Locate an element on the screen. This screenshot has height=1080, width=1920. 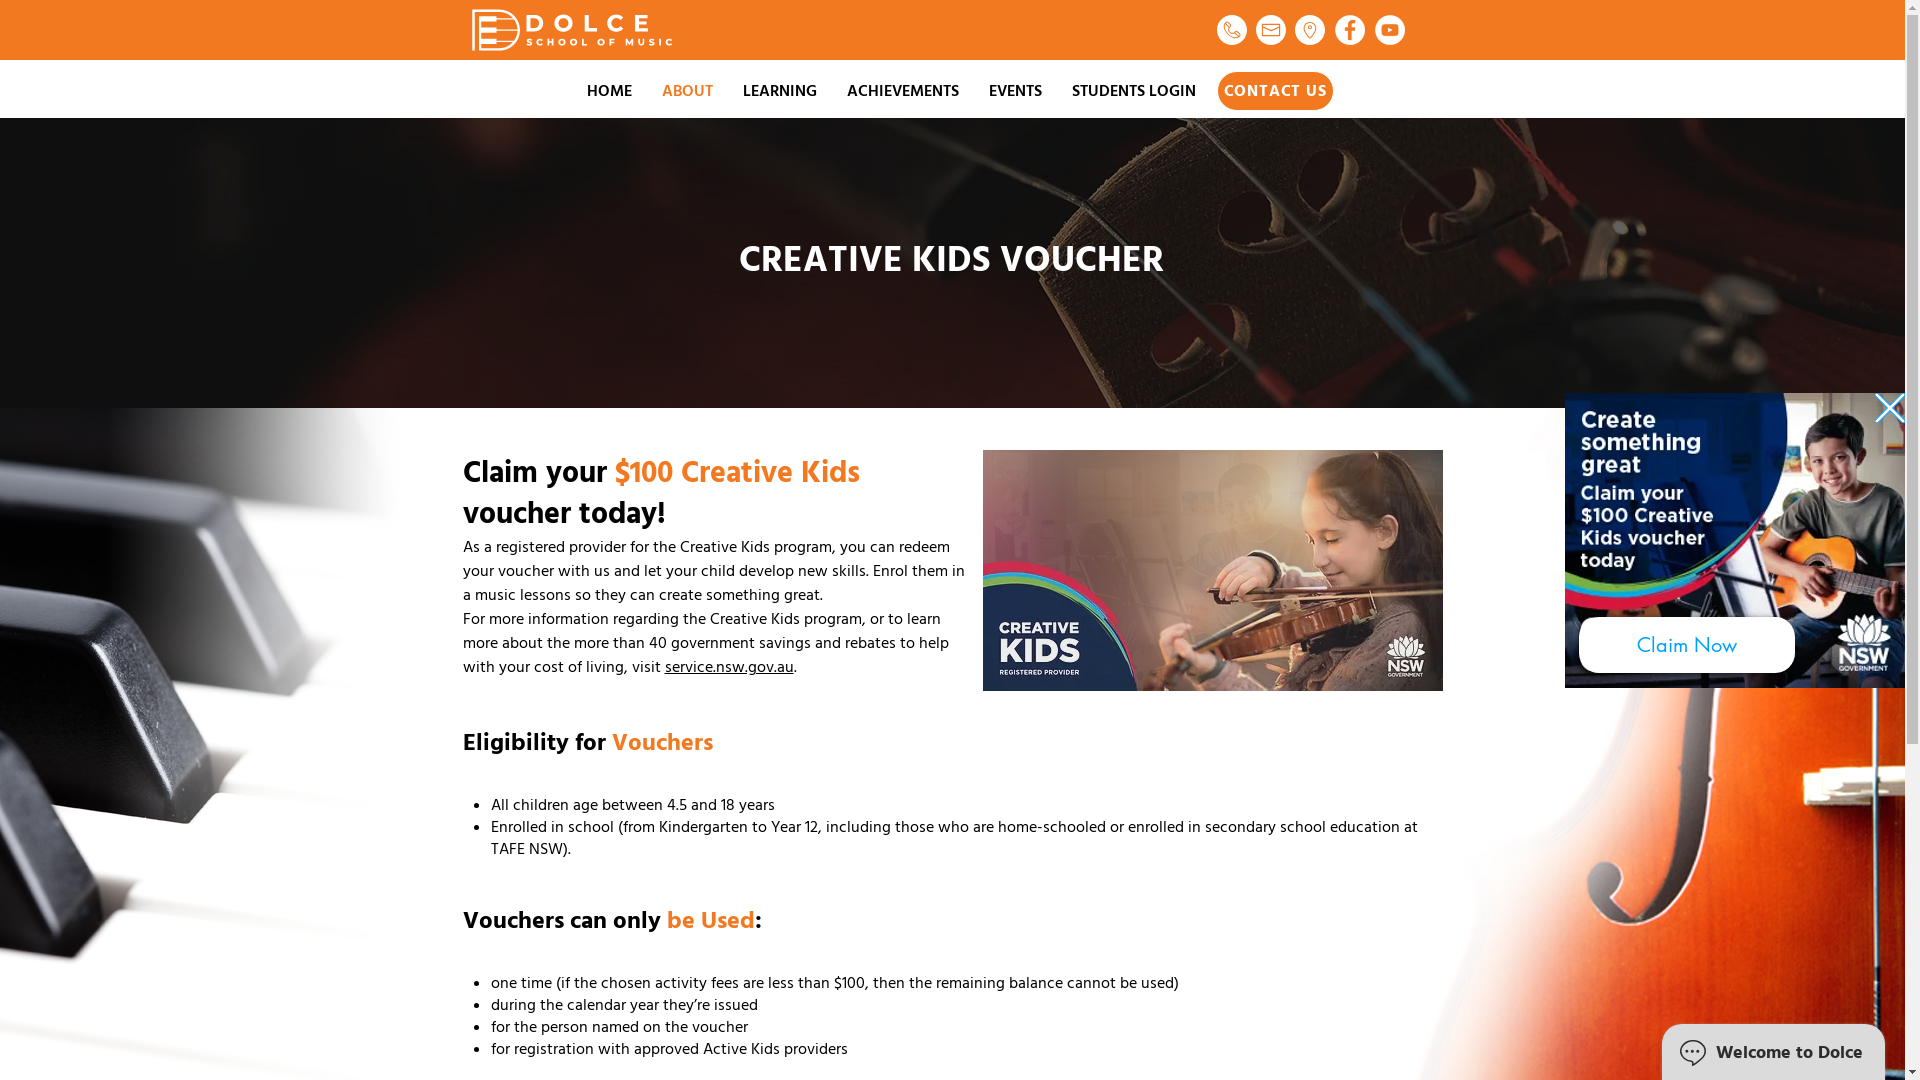
'ACHIEVEMENTS' is located at coordinates (901, 91).